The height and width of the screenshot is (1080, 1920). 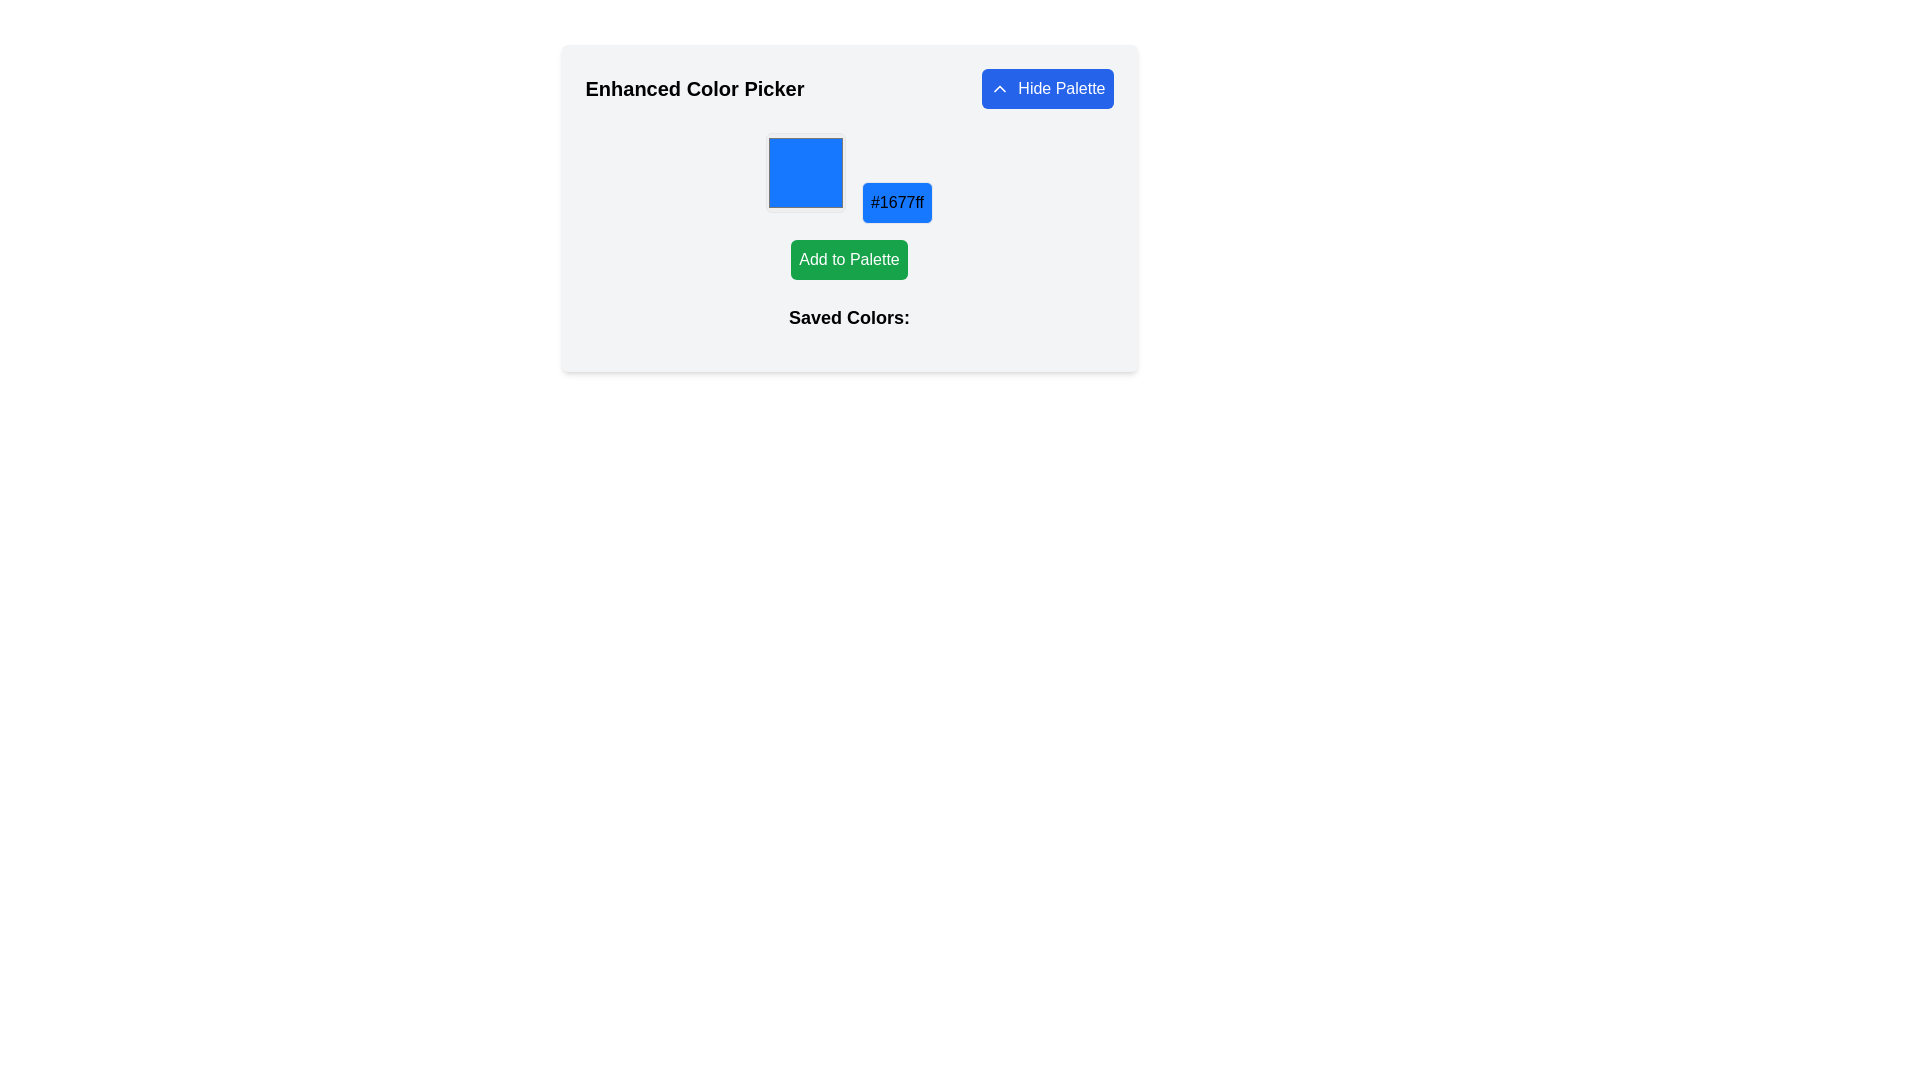 I want to click on the chevron icon located at the left side of the 'Hide Palette' button in the top right corner of the interface, so click(x=1000, y=87).